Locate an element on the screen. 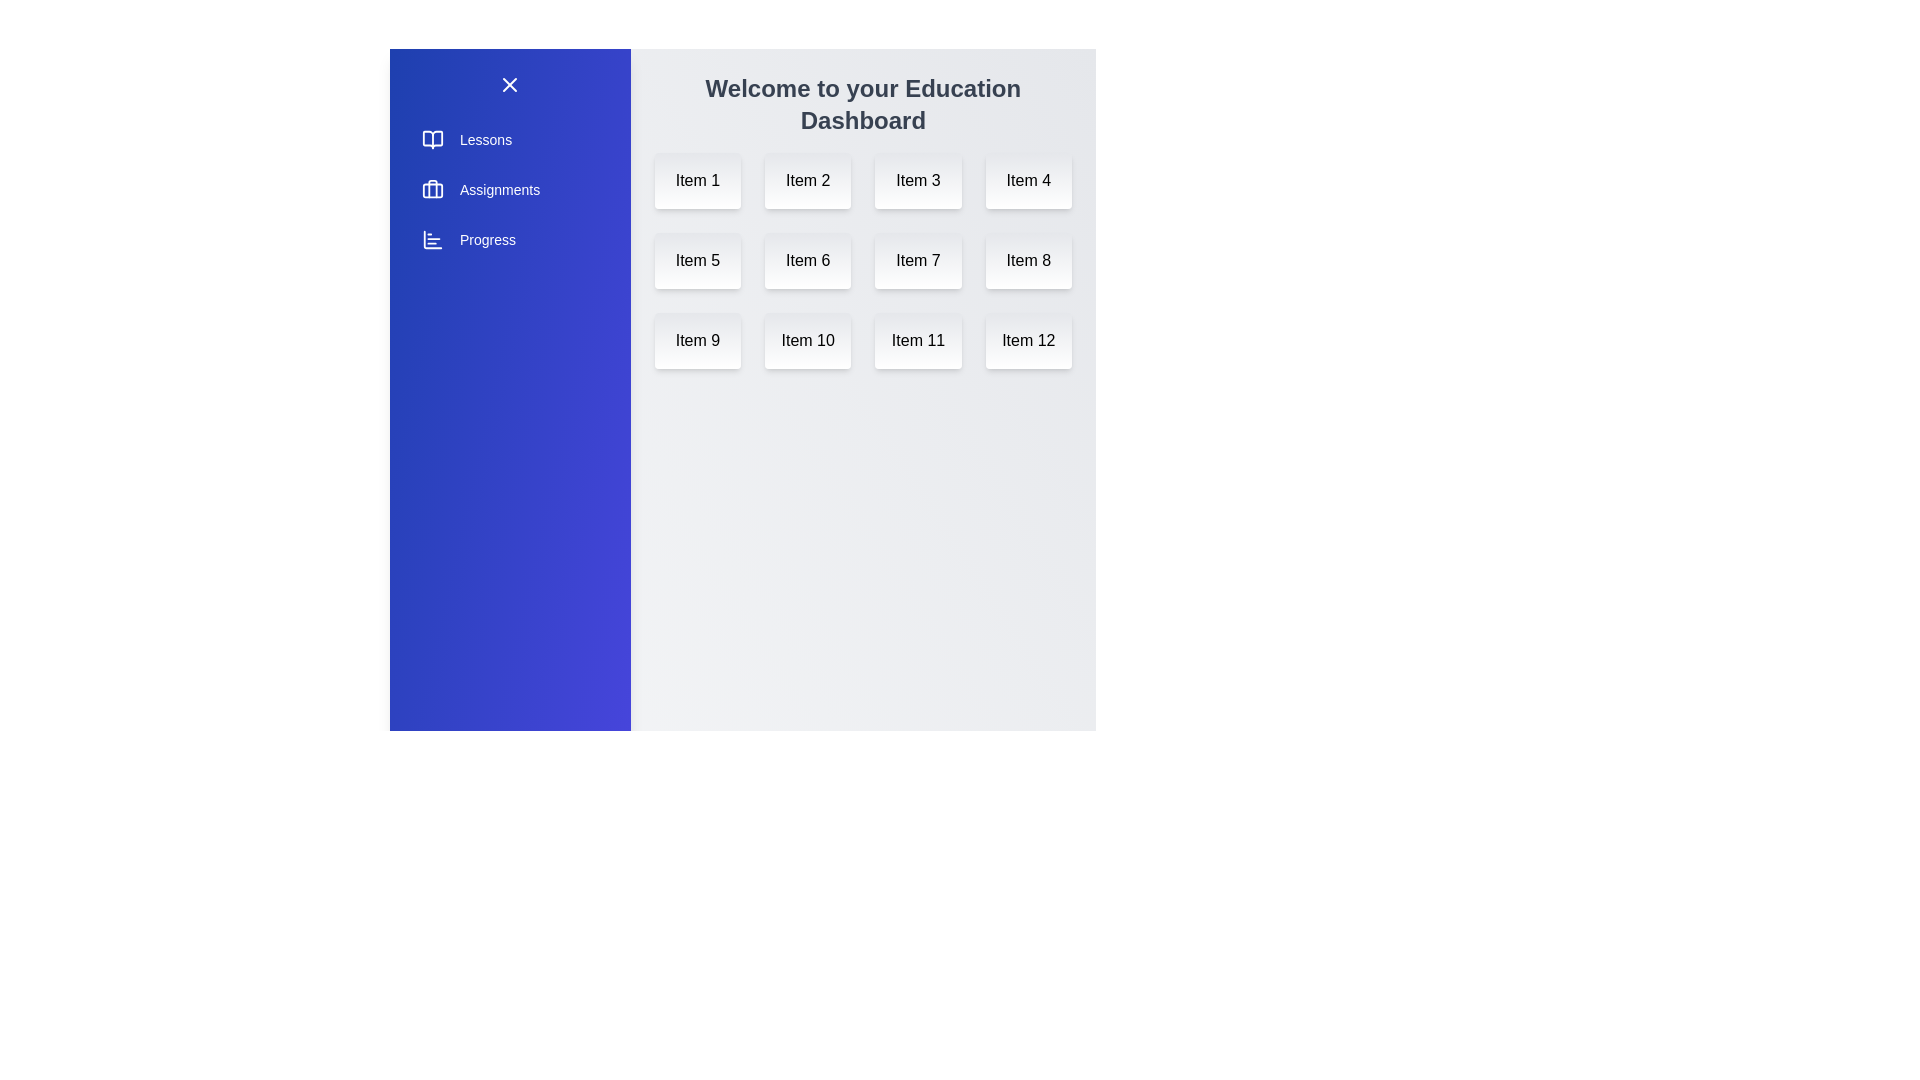 The image size is (1920, 1080). menu button to toggle the sidebar is located at coordinates (510, 83).